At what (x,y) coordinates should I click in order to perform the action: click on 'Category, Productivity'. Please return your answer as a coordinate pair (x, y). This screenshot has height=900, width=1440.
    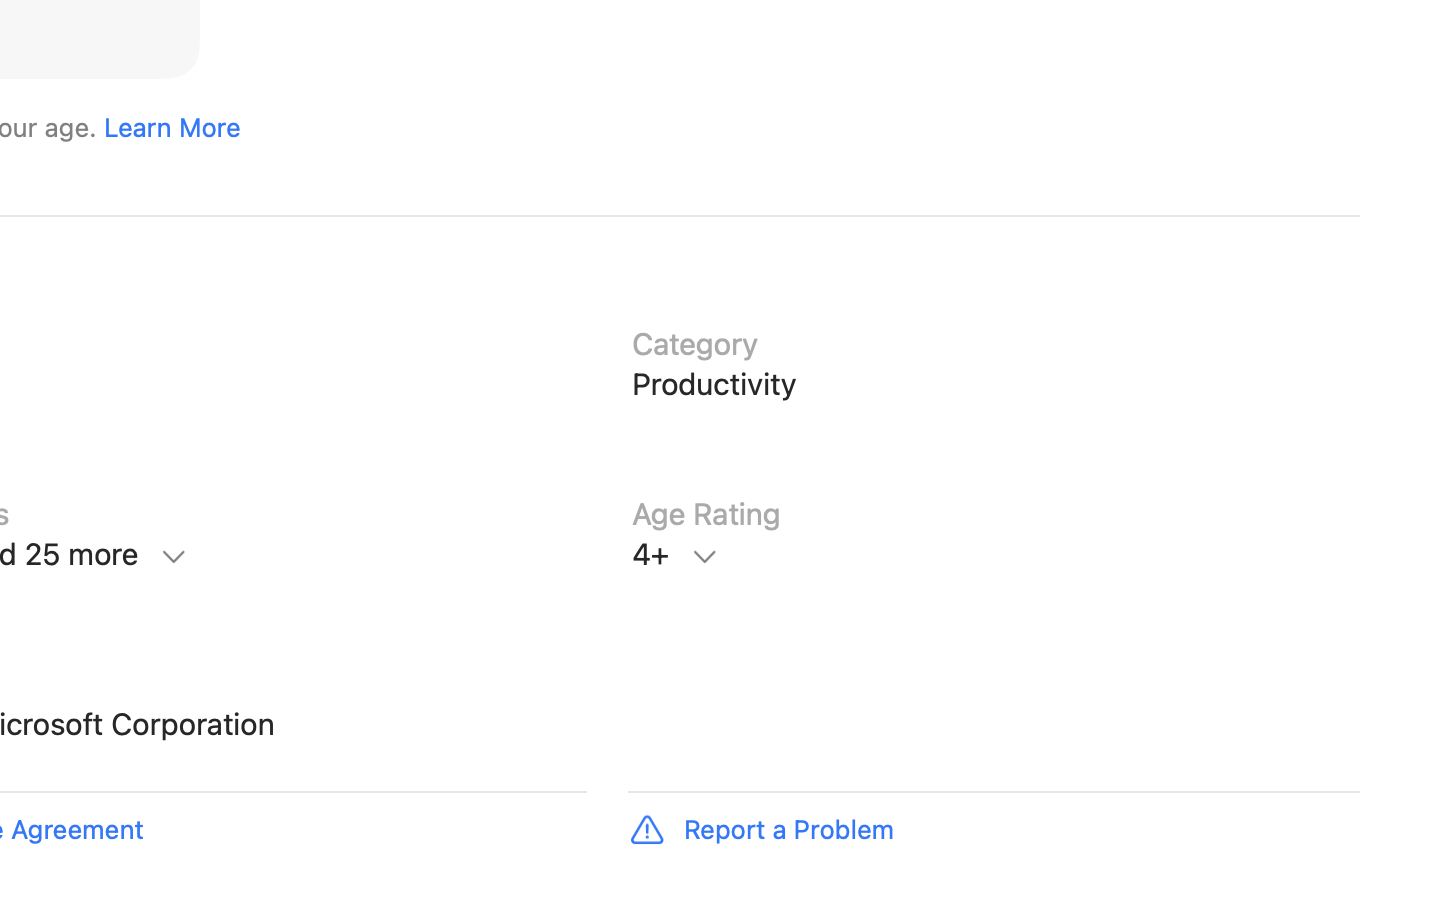
    Looking at the image, I should click on (993, 385).